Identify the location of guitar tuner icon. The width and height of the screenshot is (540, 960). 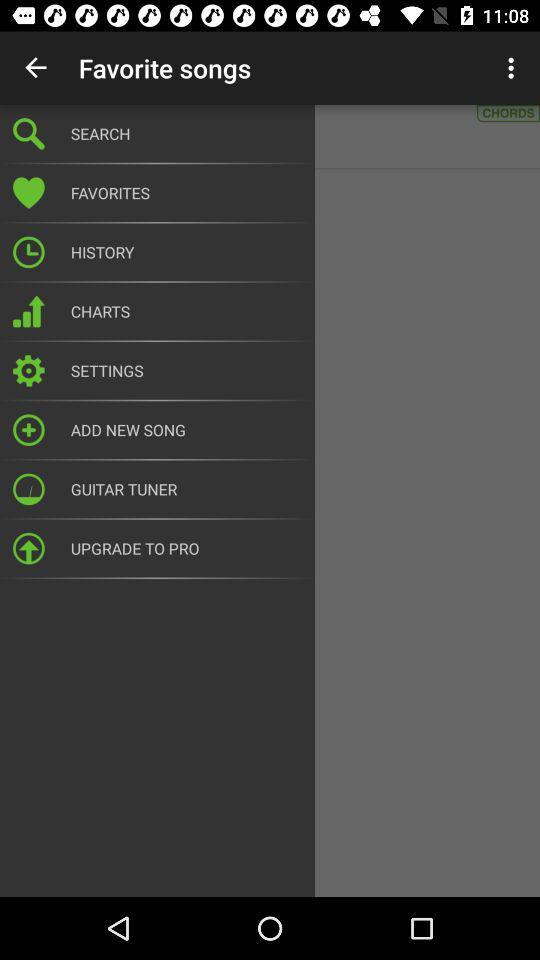
(186, 488).